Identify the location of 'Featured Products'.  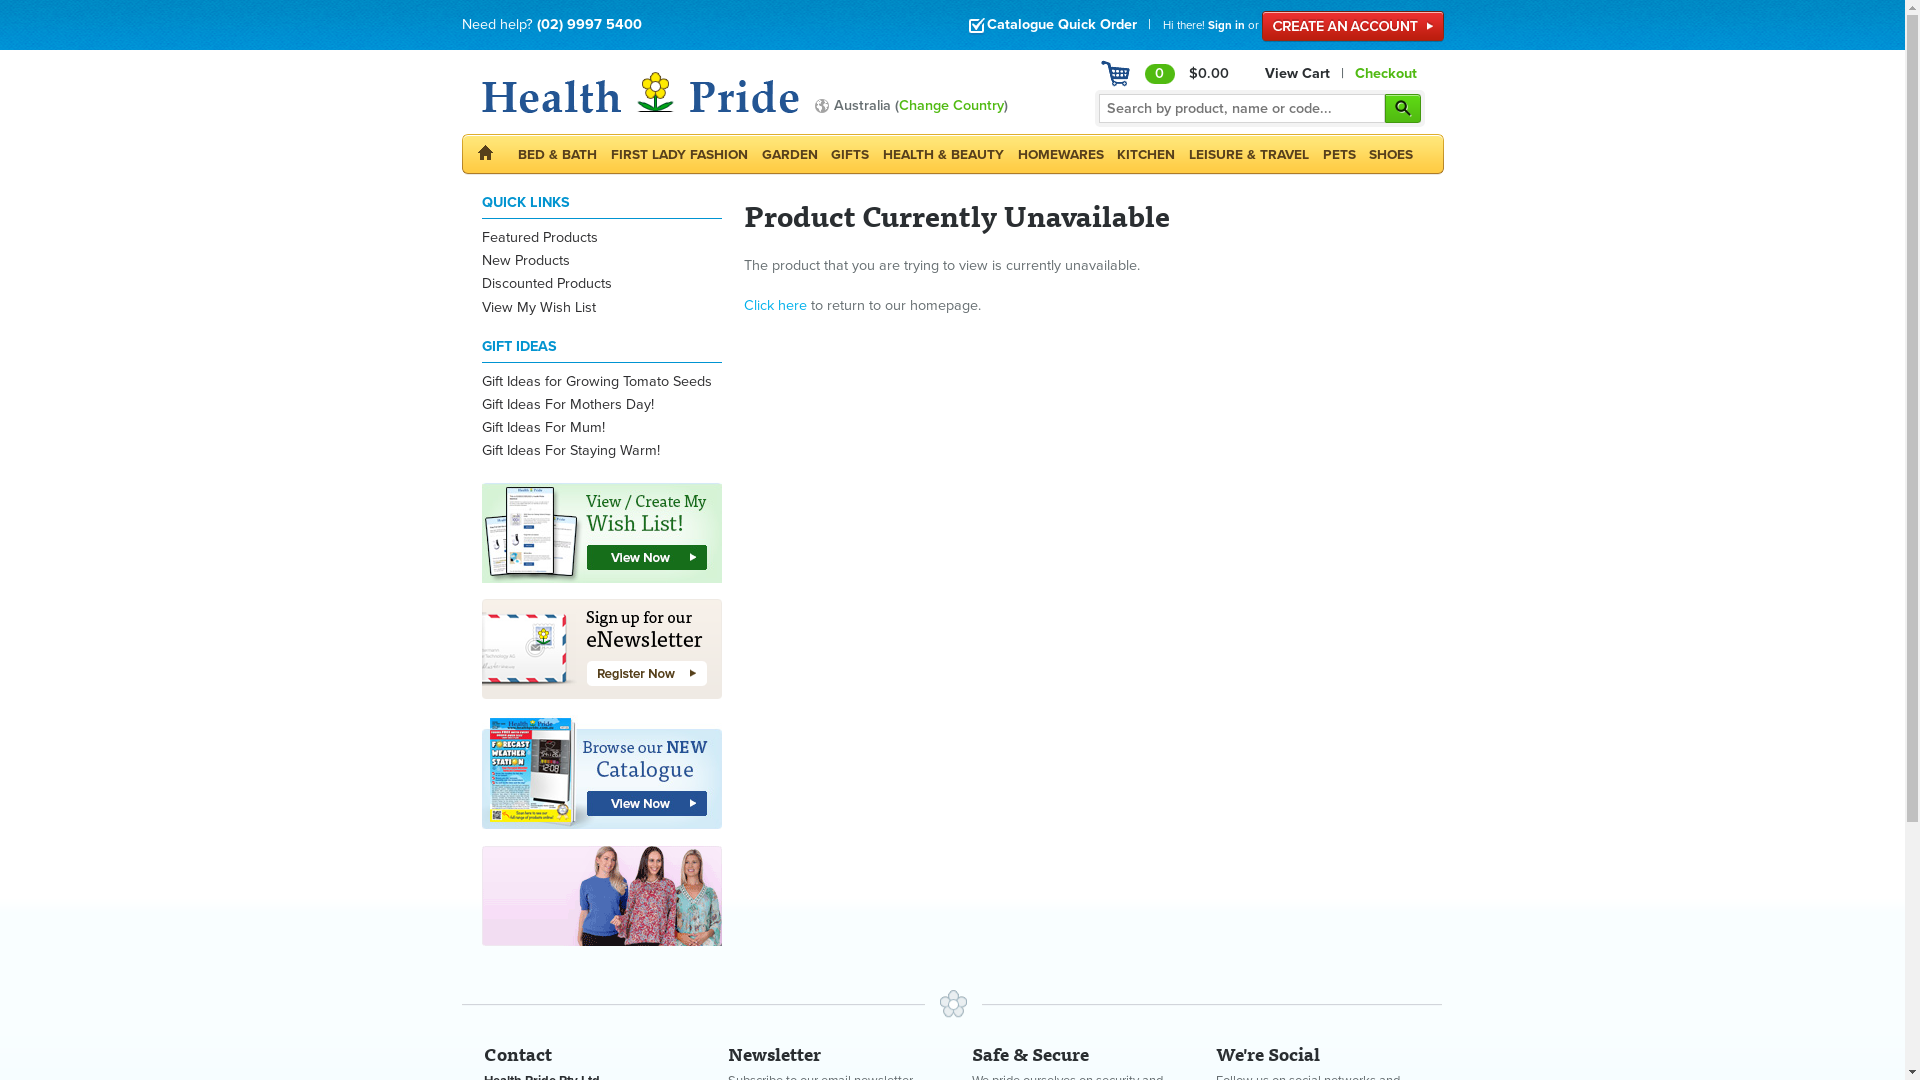
(539, 236).